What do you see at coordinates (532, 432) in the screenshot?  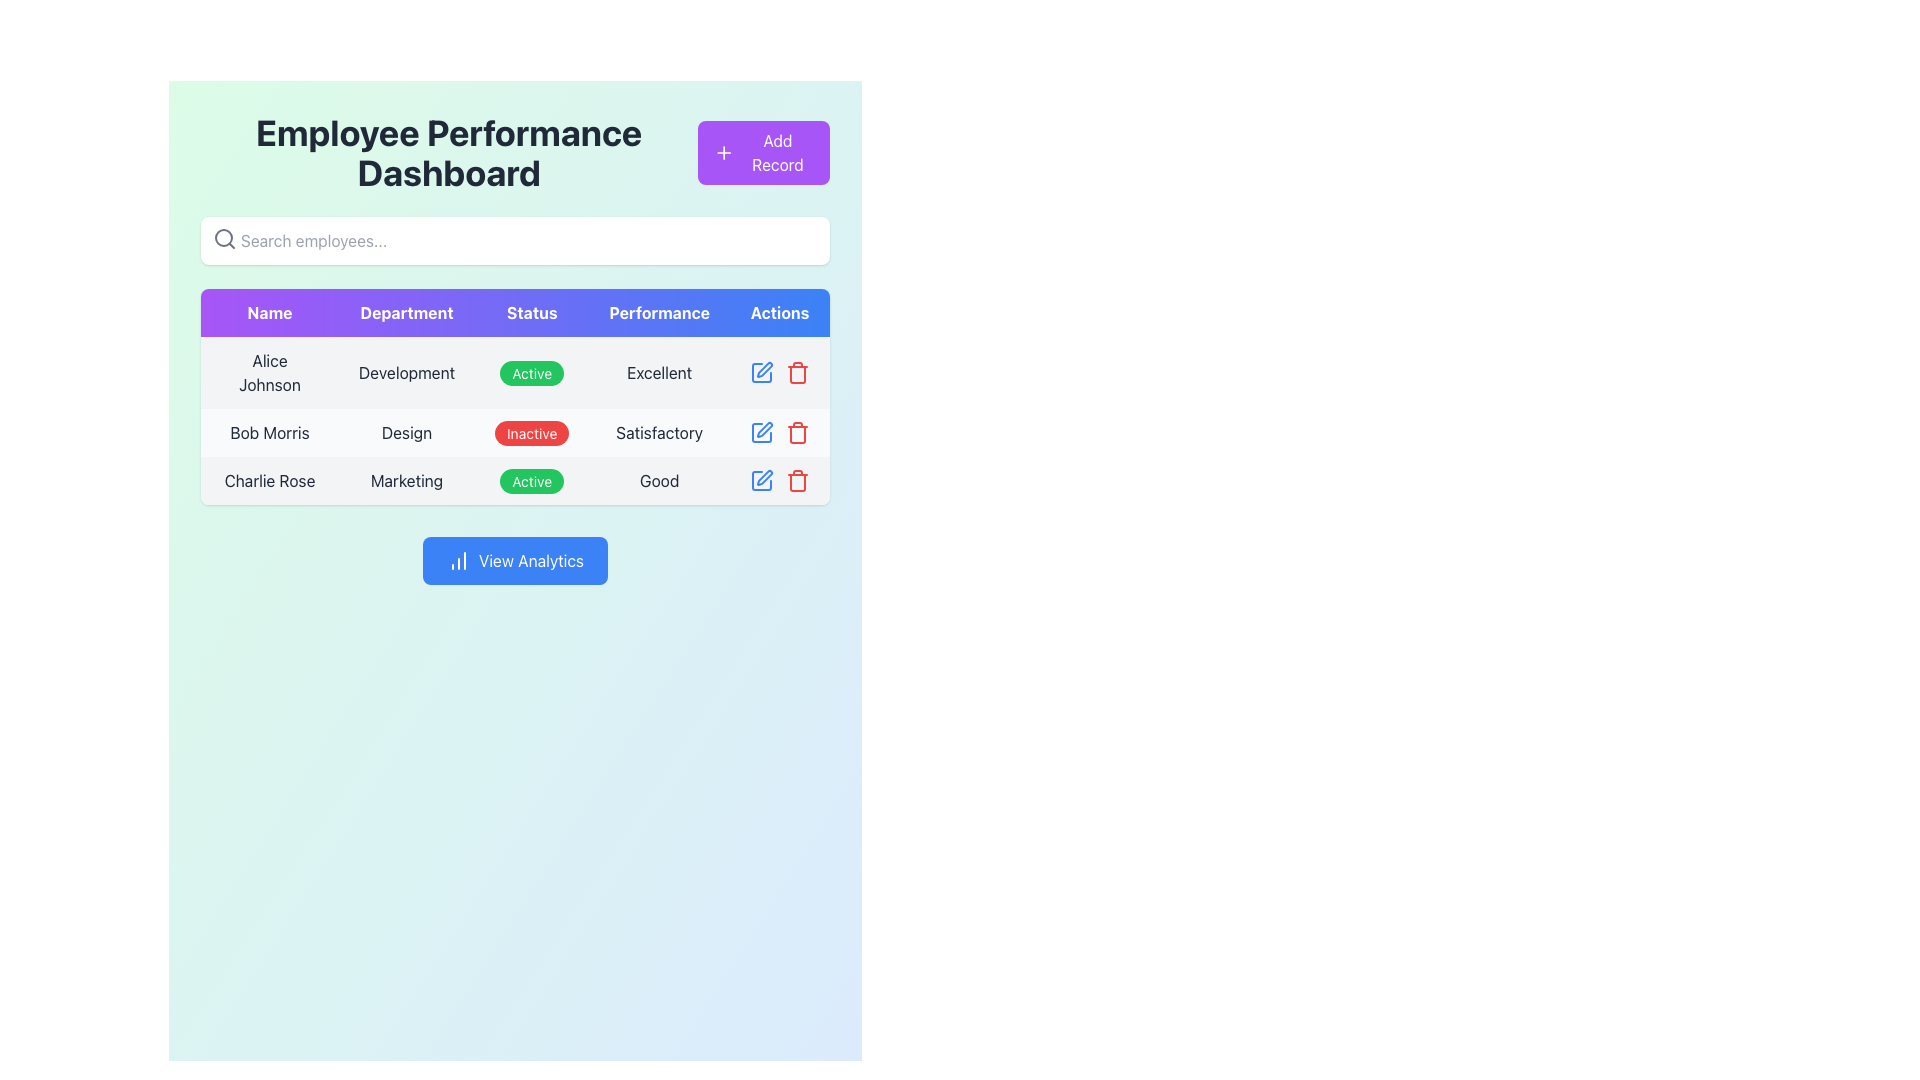 I see `the 'Inactive' Status Badge for the 'Bob Morris' entry in the second row of the table` at bounding box center [532, 432].